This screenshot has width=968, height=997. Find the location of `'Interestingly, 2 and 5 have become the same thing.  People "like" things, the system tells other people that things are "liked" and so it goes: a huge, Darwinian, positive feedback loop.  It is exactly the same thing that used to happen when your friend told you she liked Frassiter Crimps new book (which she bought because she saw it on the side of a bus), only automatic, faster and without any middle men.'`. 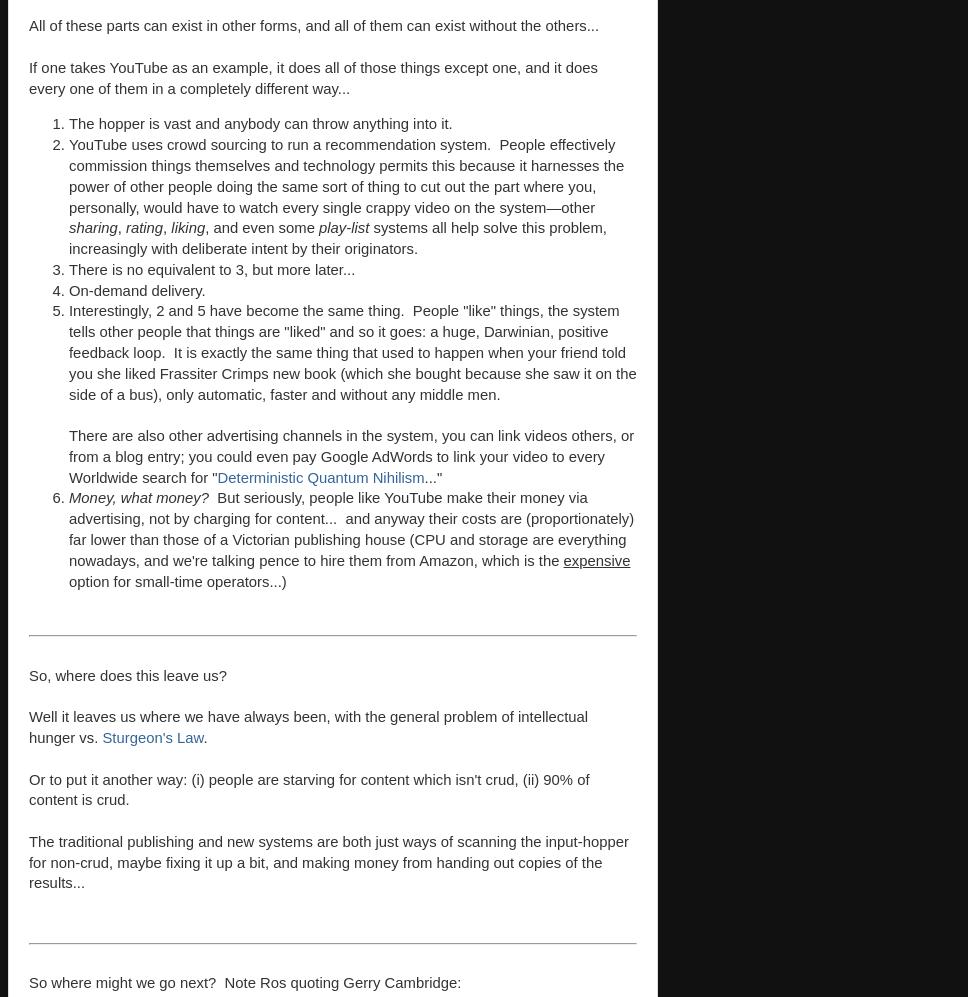

'Interestingly, 2 and 5 have become the same thing.  People "like" things, the system tells other people that things are "liked" and so it goes: a huge, Darwinian, positive feedback loop.  It is exactly the same thing that used to happen when your friend told you she liked Frassiter Crimps new book (which she bought because she saw it on the side of a bus), only automatic, faster and without any middle men.' is located at coordinates (352, 351).